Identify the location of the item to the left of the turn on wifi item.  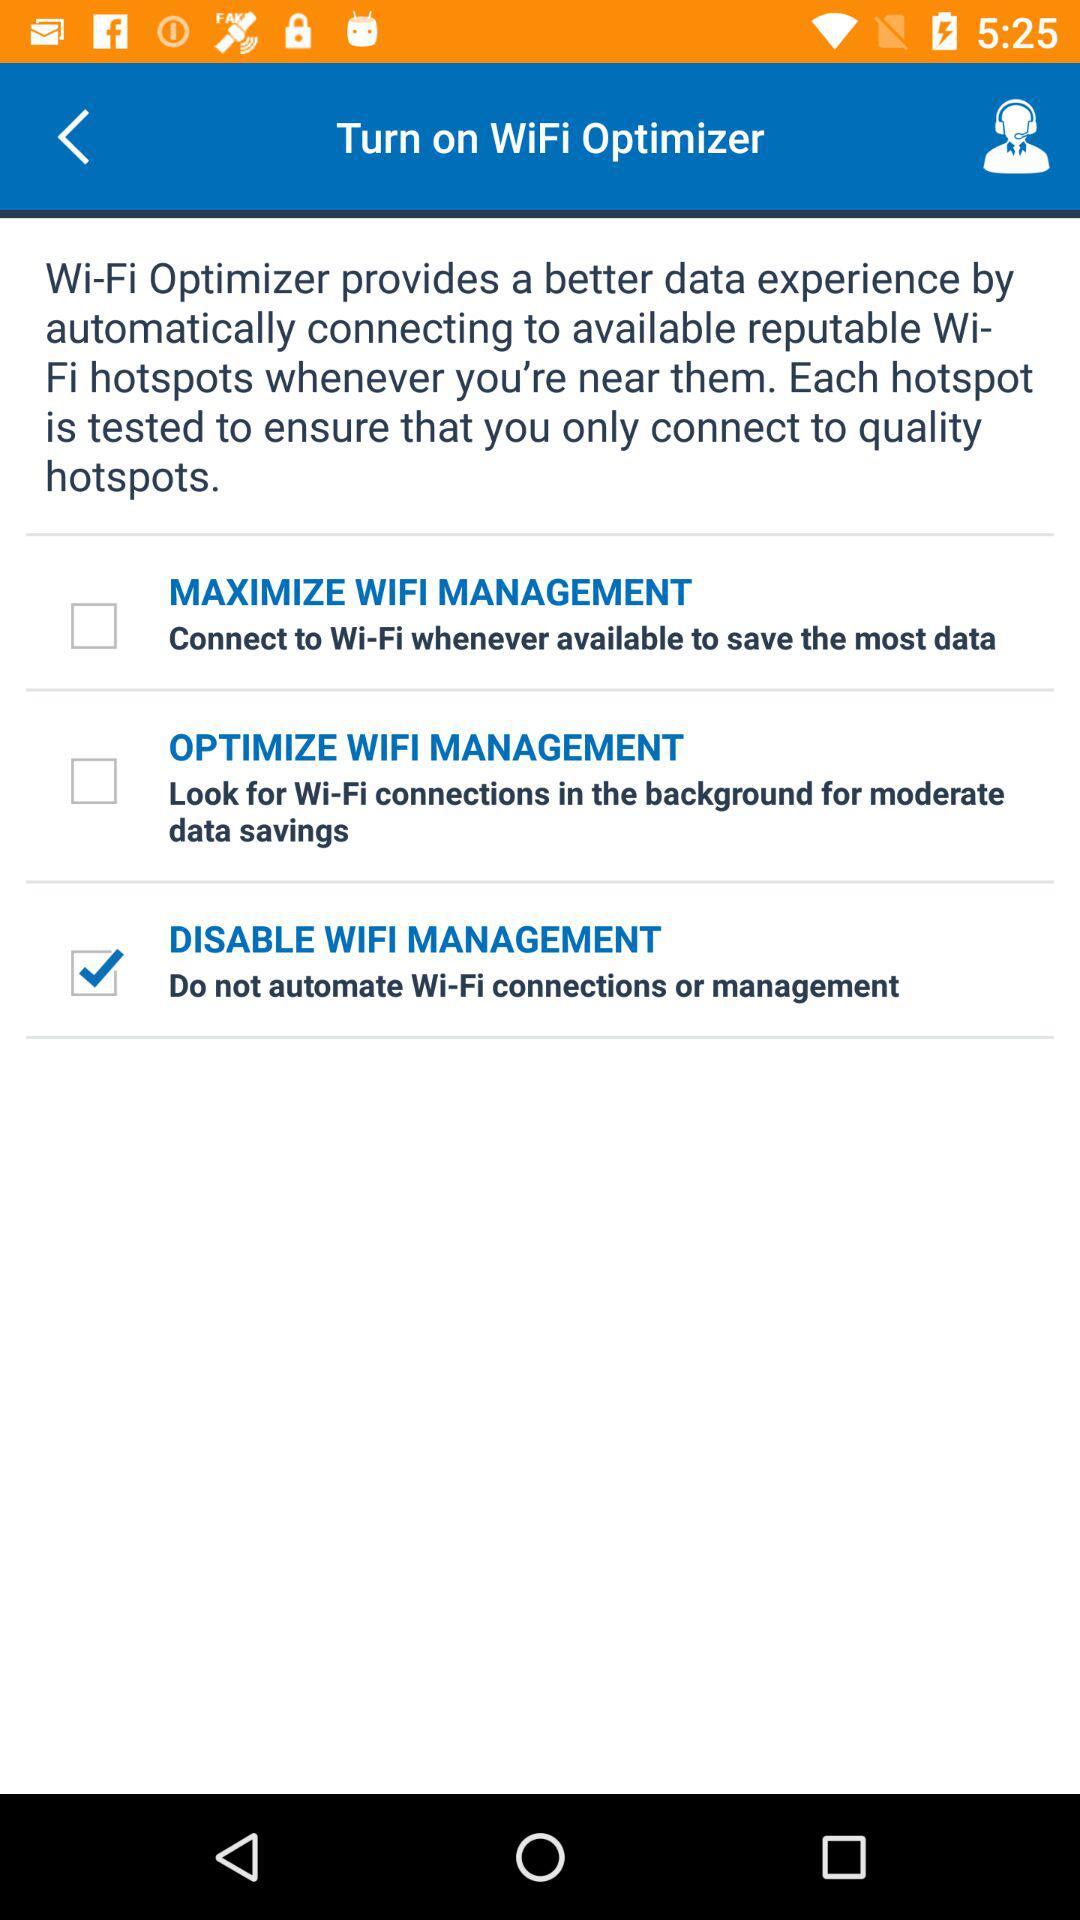
(72, 135).